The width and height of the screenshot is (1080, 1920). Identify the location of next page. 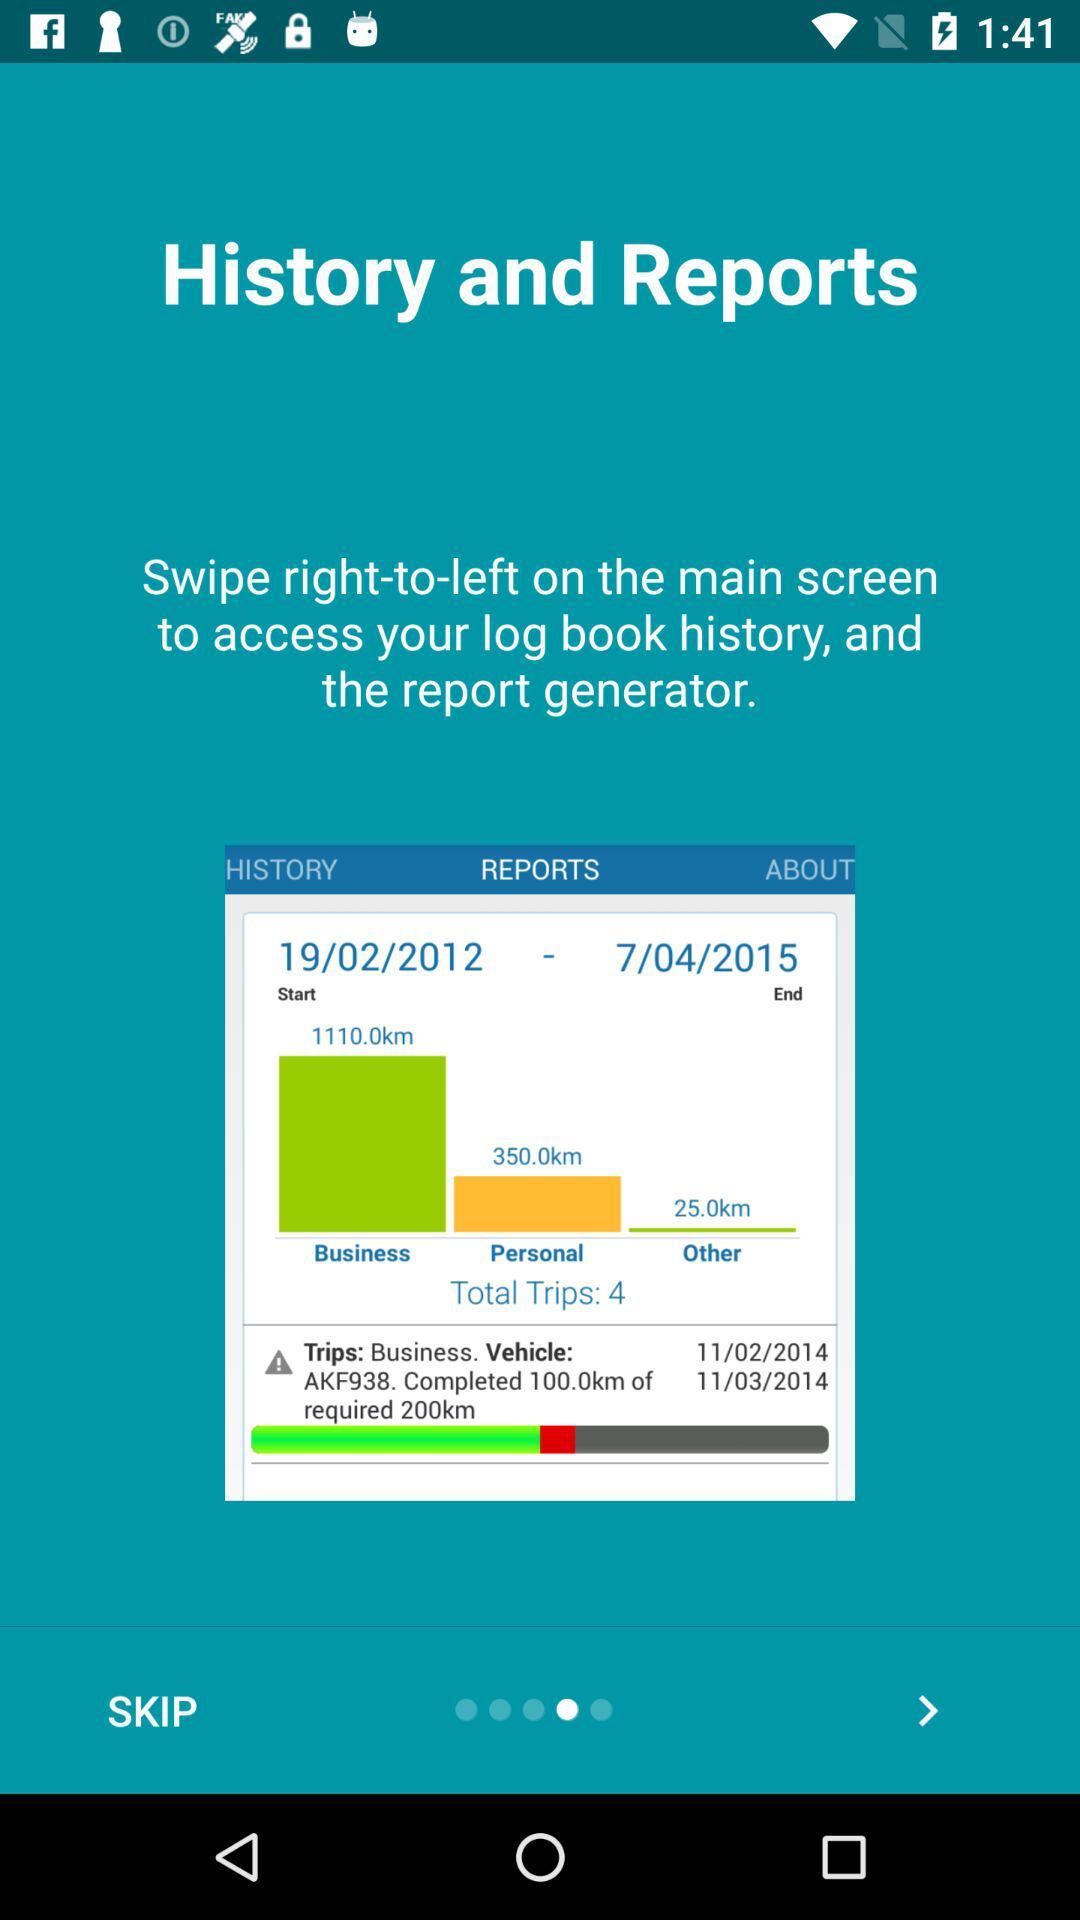
(927, 1709).